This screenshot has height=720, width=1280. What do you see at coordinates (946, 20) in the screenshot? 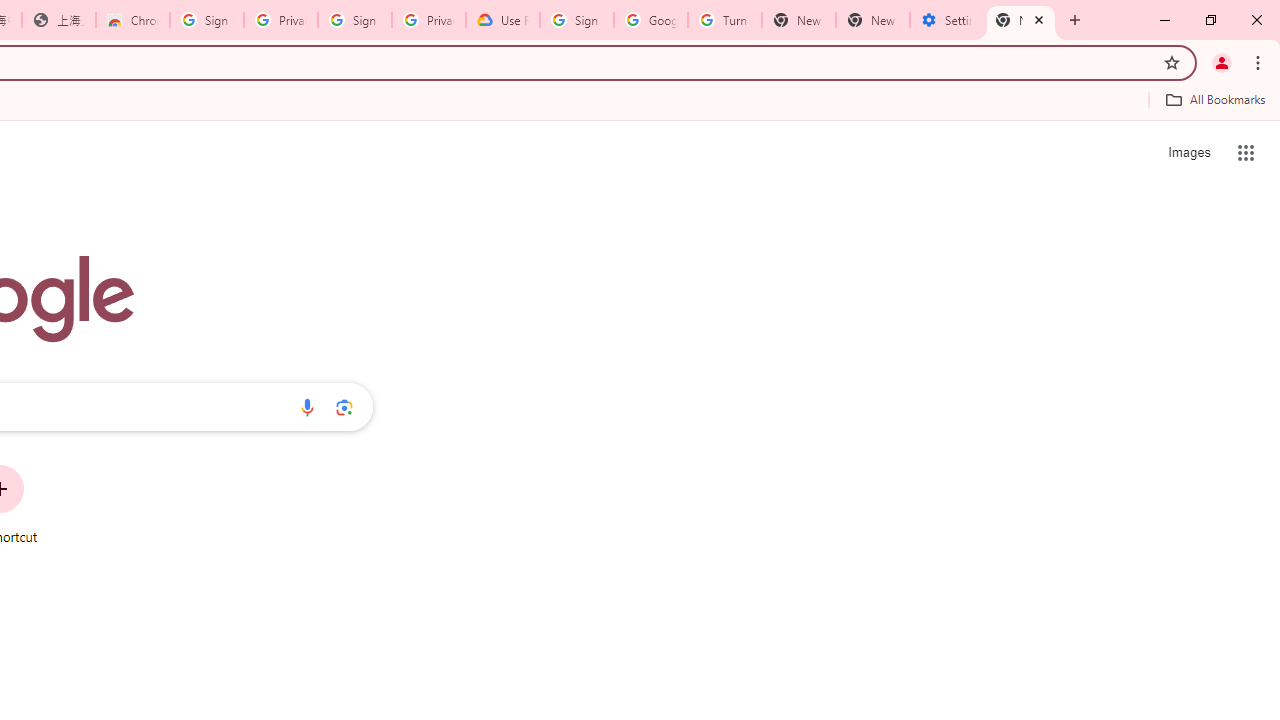
I see `'Settings - System'` at bounding box center [946, 20].